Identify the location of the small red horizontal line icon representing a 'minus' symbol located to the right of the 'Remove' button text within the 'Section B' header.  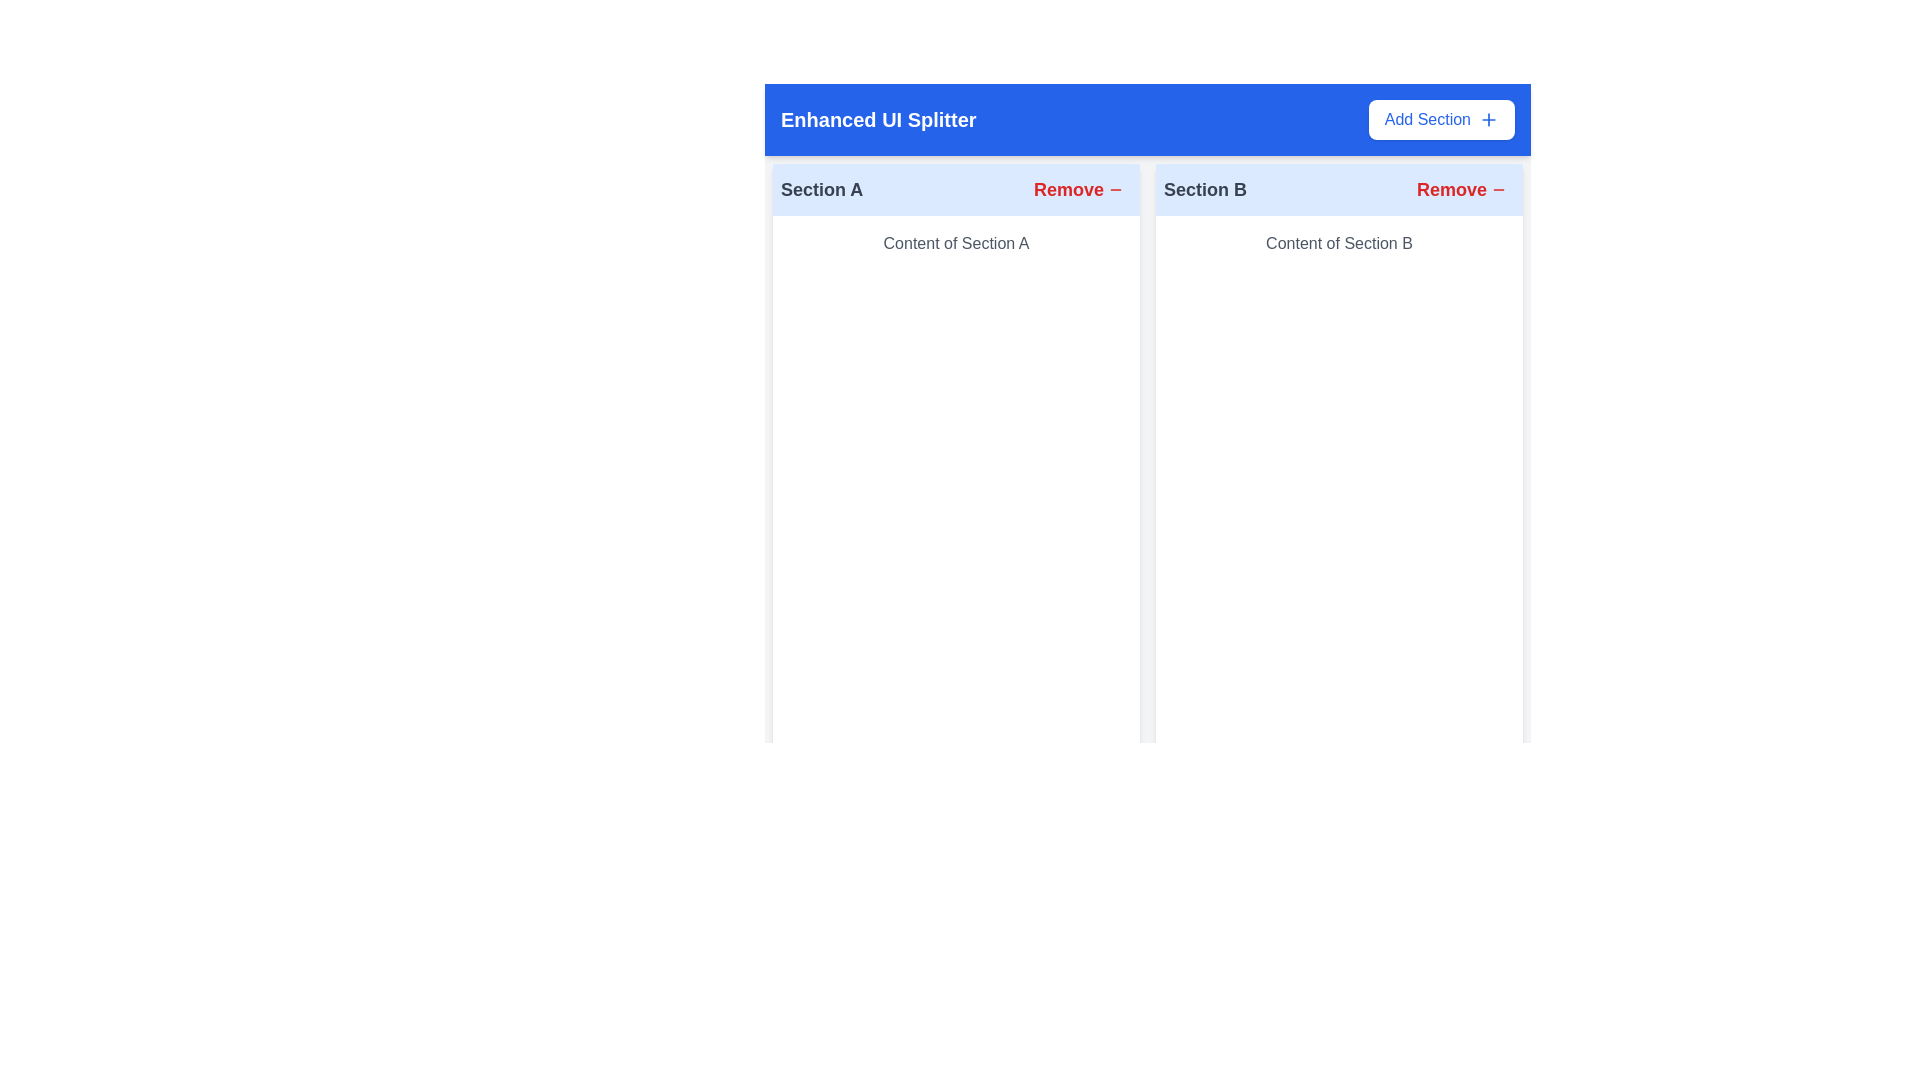
(1498, 189).